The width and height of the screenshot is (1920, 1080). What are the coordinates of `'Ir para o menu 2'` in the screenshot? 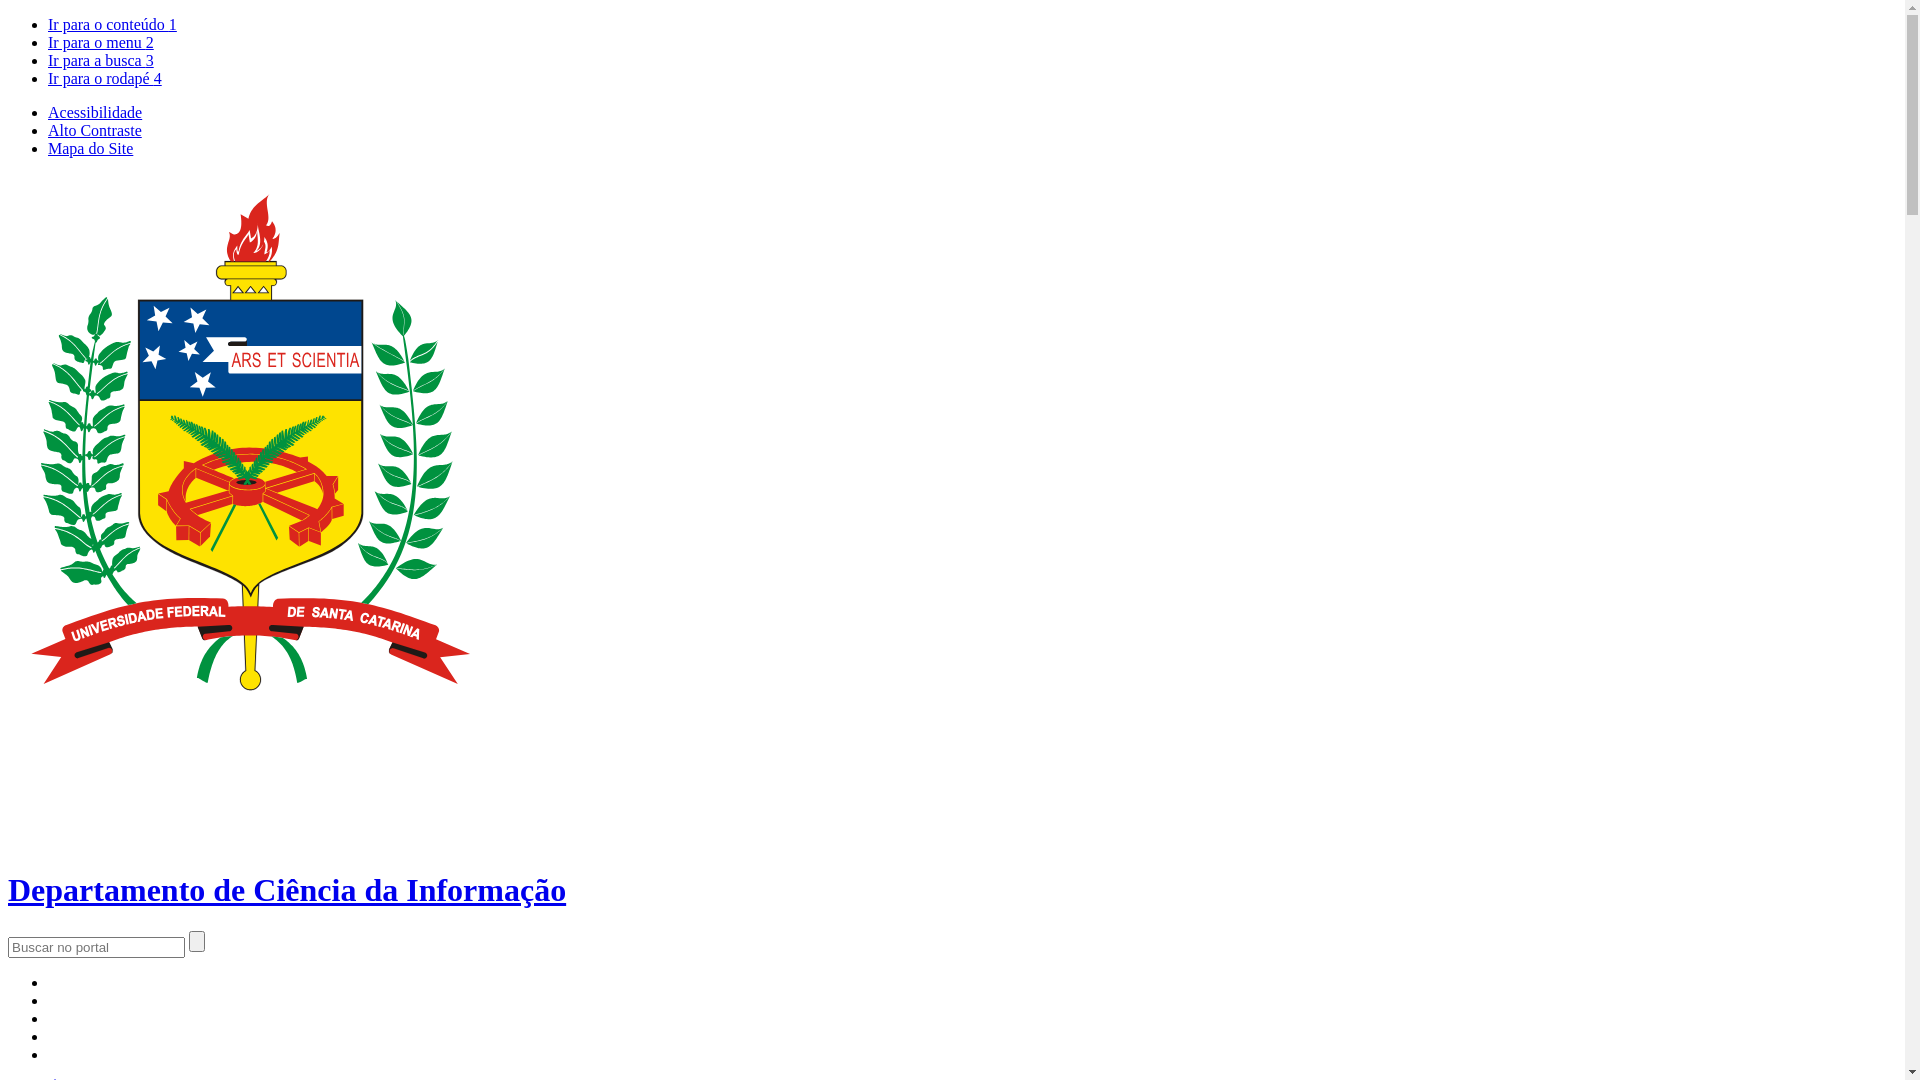 It's located at (99, 42).